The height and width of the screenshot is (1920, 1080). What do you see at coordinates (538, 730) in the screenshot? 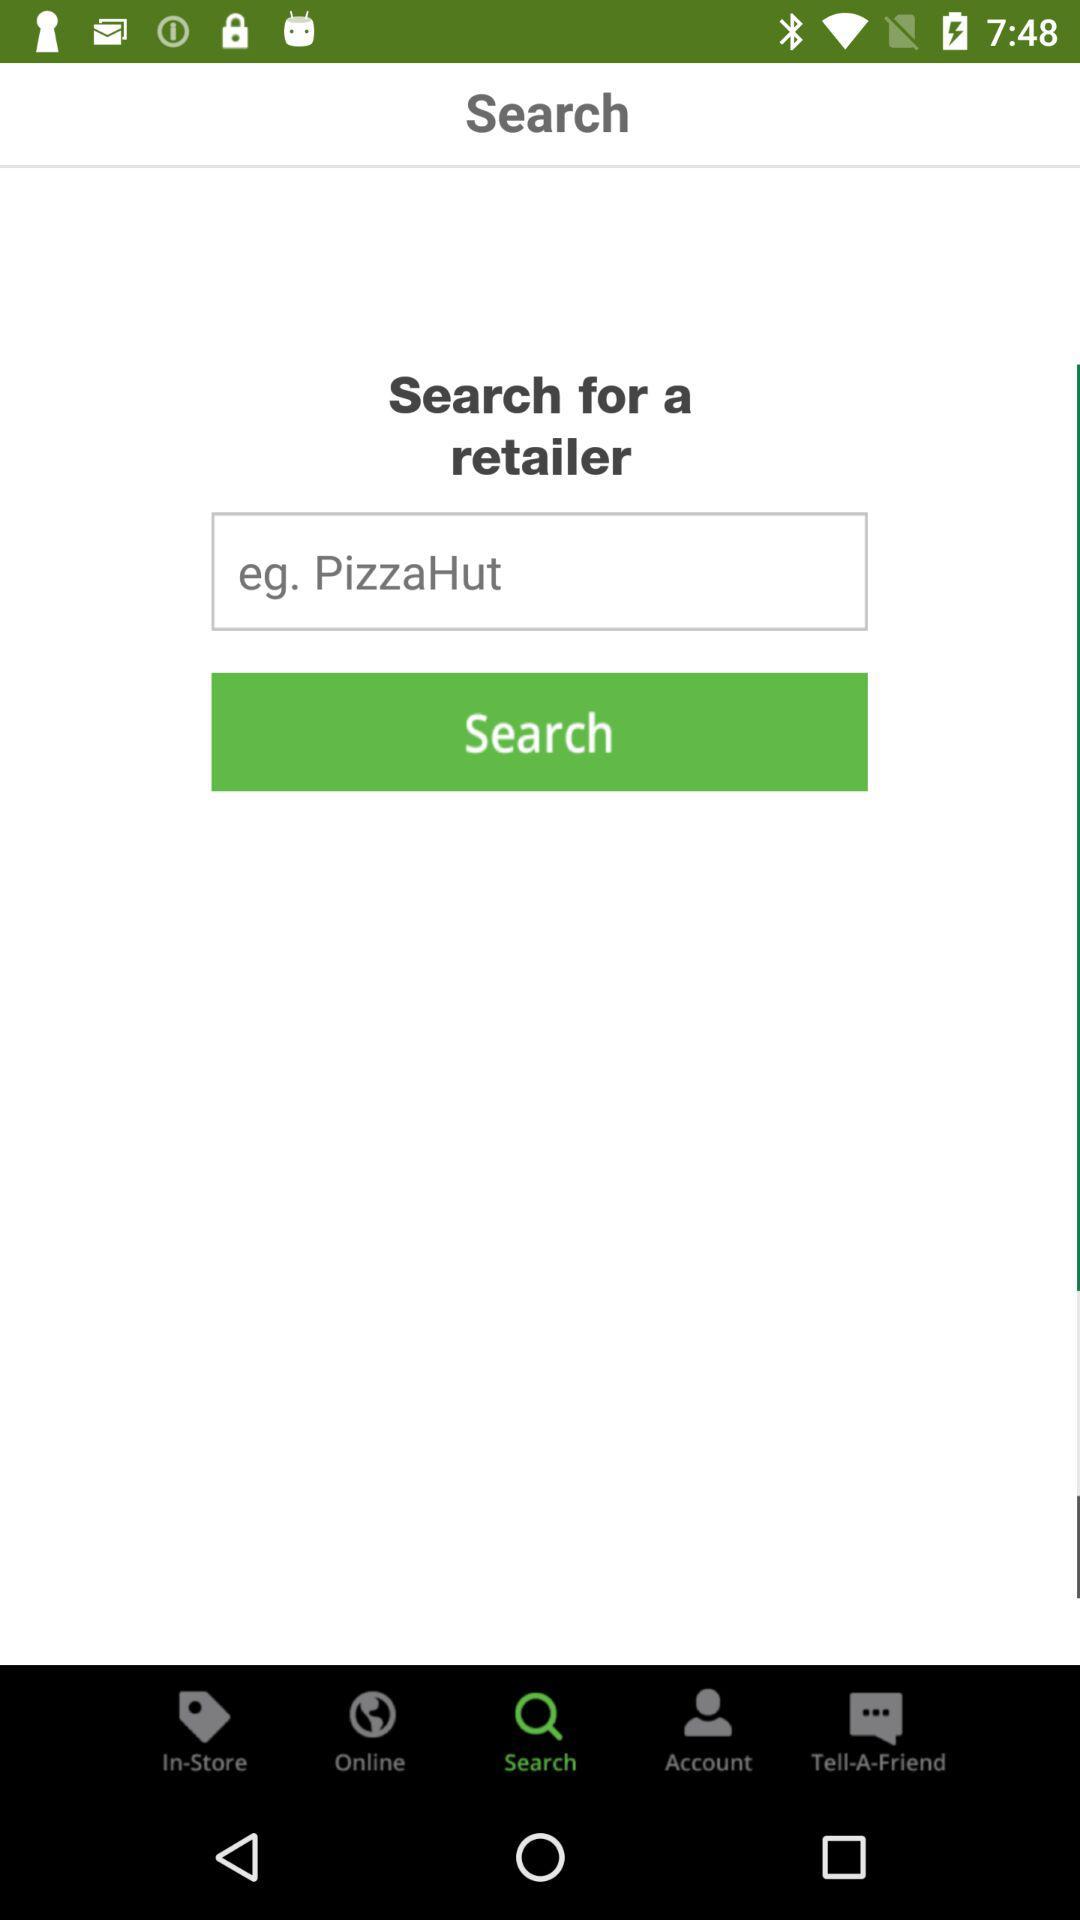
I see `search retailers` at bounding box center [538, 730].